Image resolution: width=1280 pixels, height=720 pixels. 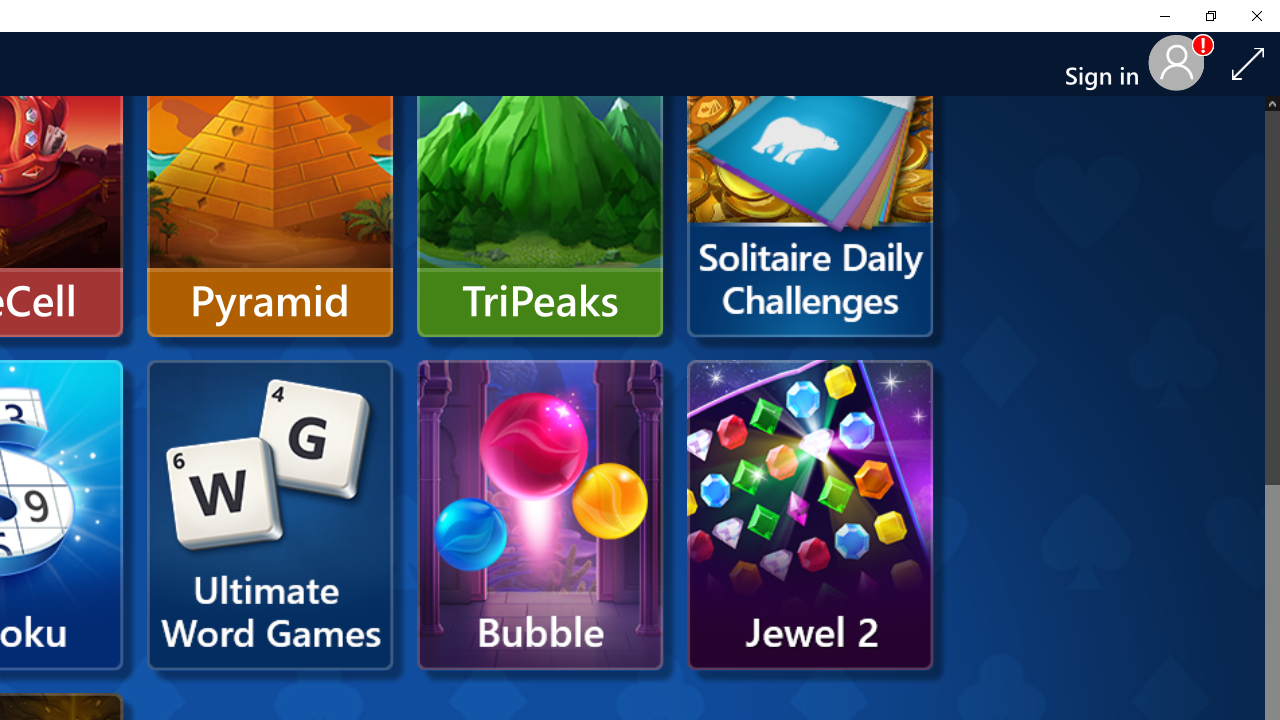 What do you see at coordinates (269, 514) in the screenshot?
I see `'Microsoft UWG'` at bounding box center [269, 514].